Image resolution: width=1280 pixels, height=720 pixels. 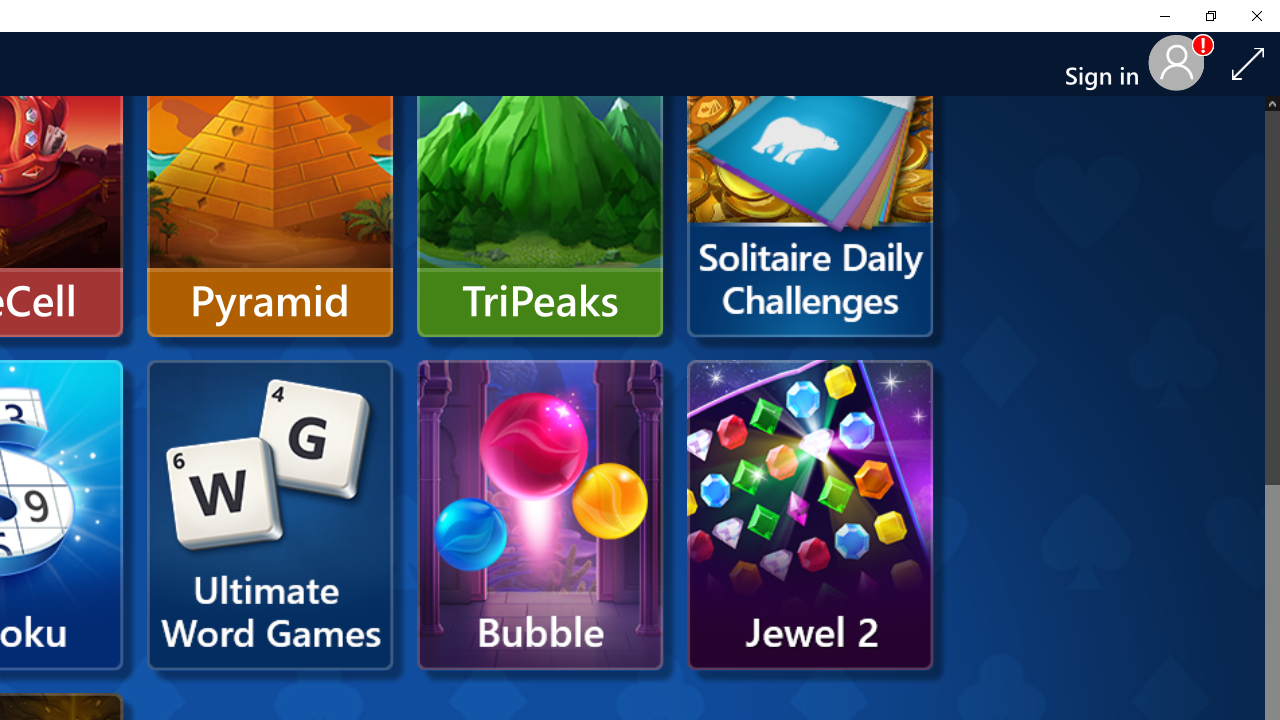 What do you see at coordinates (269, 514) in the screenshot?
I see `'Microsoft UWG'` at bounding box center [269, 514].